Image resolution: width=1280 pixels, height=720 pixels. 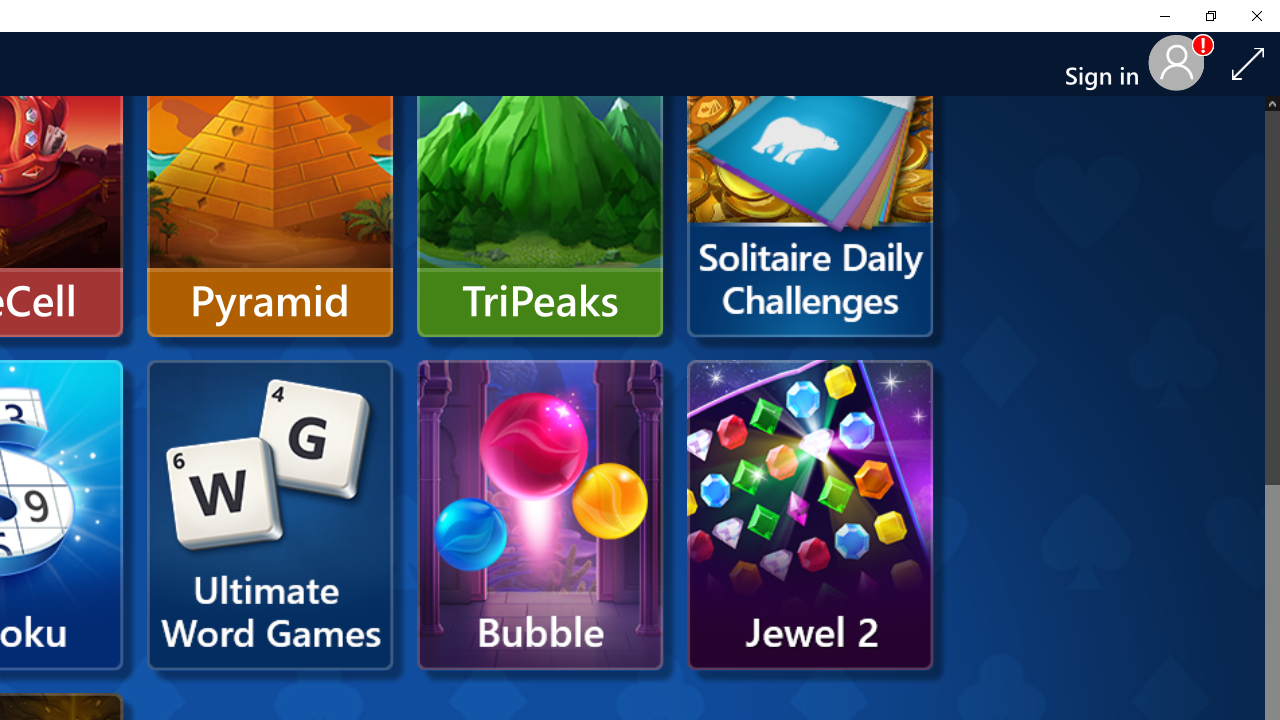 What do you see at coordinates (269, 514) in the screenshot?
I see `'Microsoft UWG'` at bounding box center [269, 514].